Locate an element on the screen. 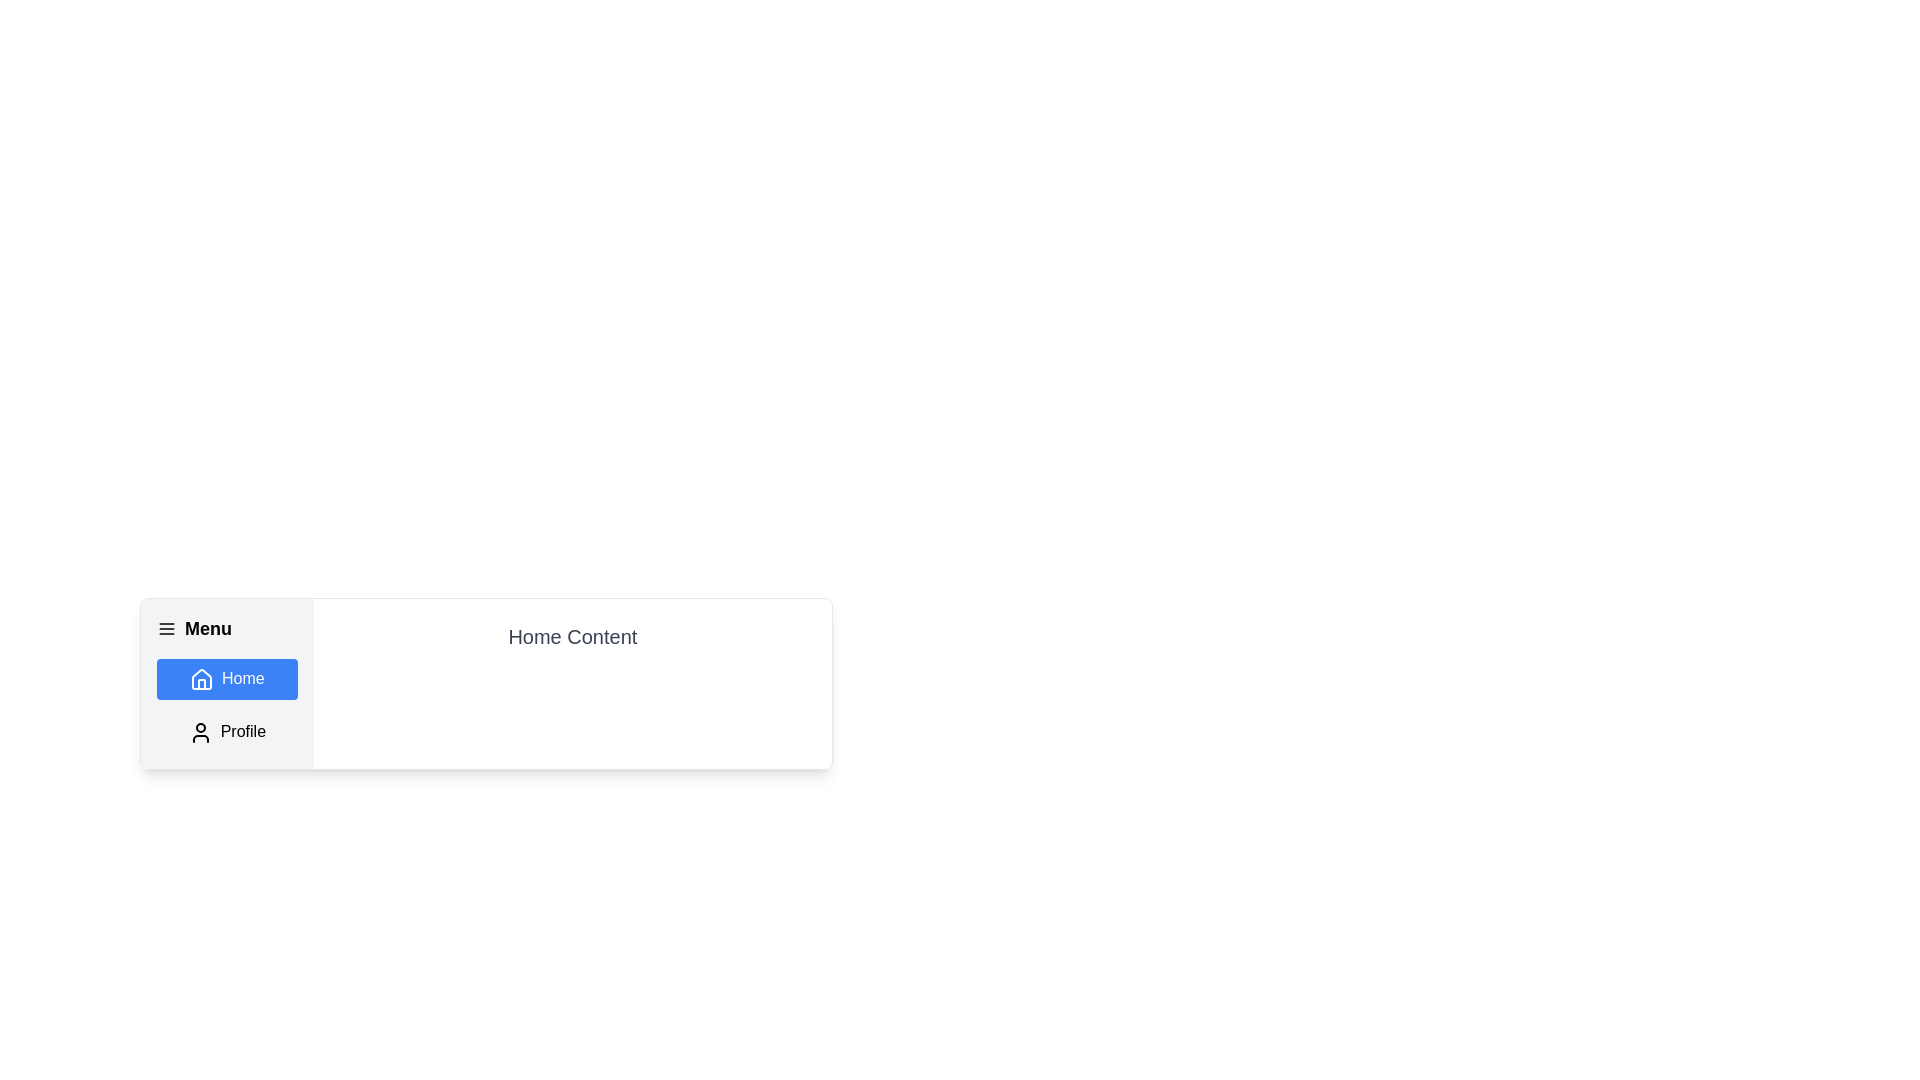  the hamburger menu icon, which consists of three parallel horizontal lines, located at the top left of the menu header section is located at coordinates (167, 627).